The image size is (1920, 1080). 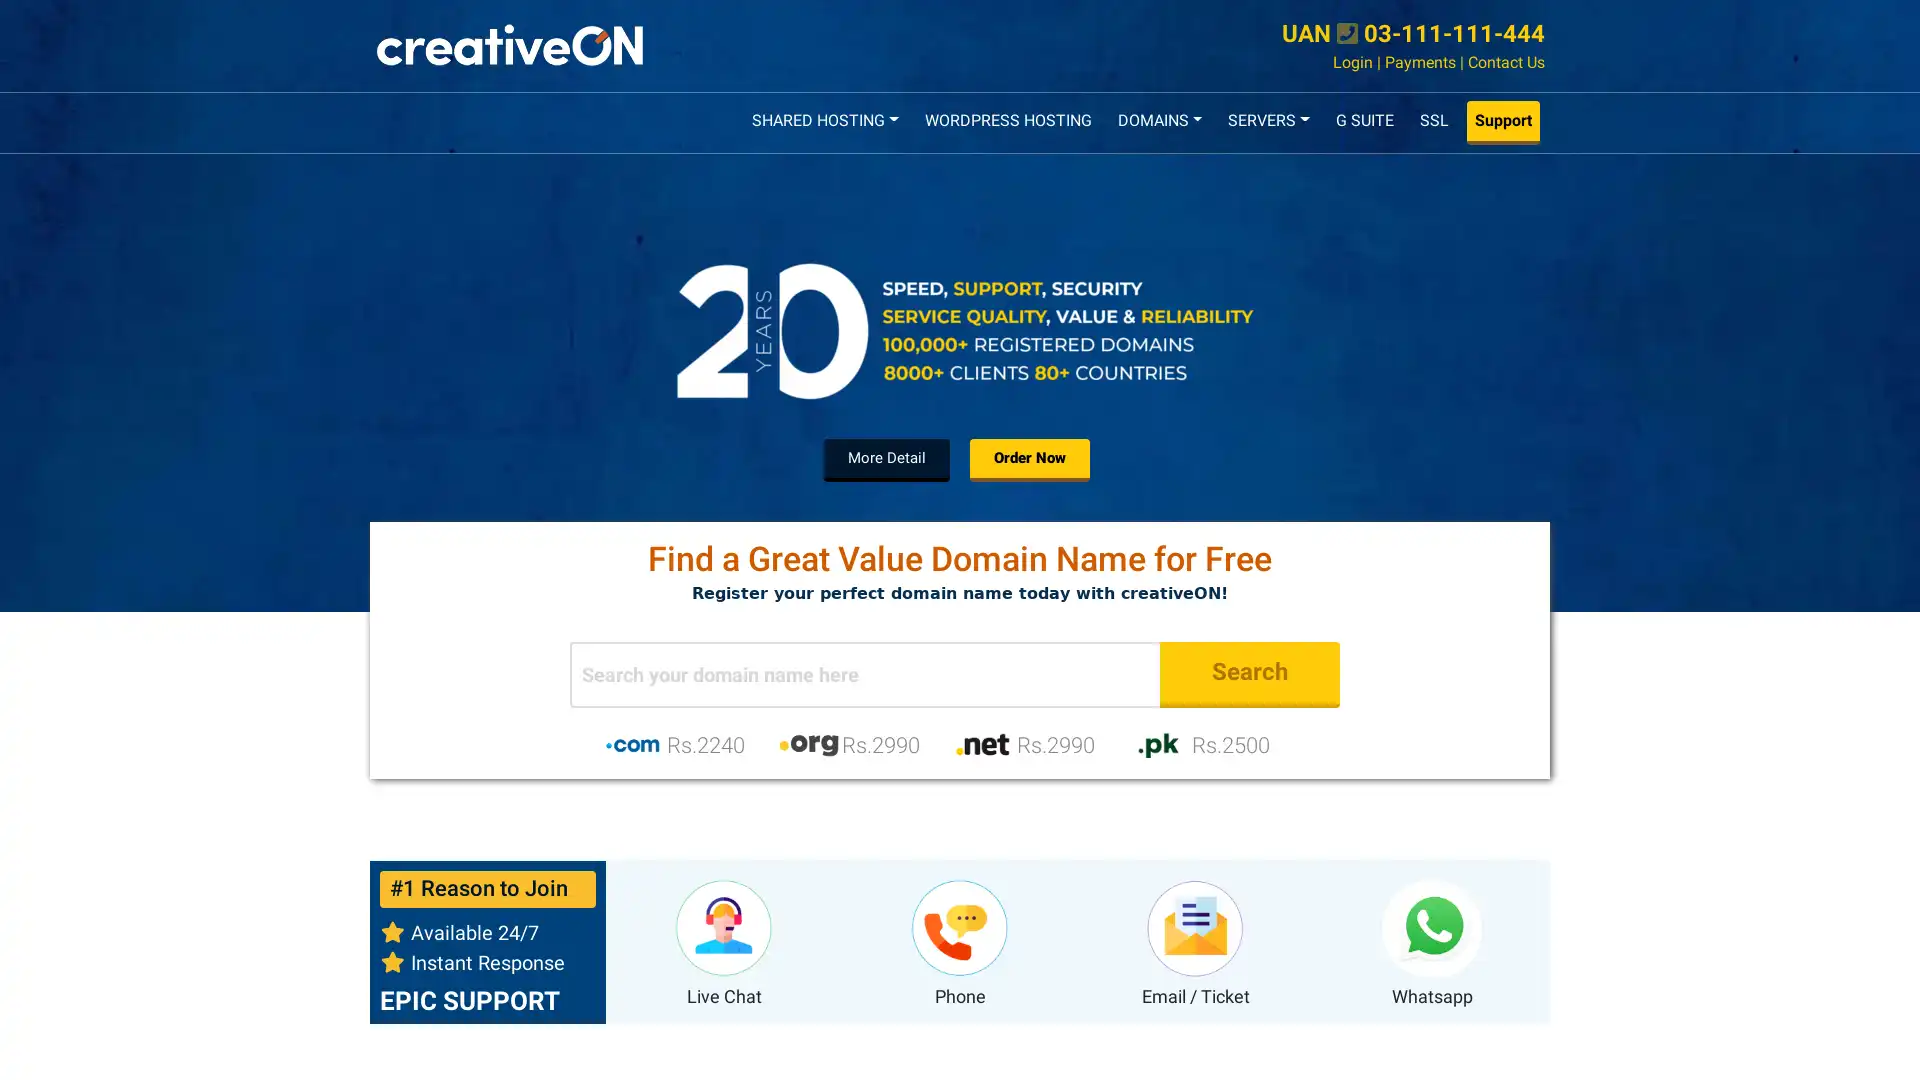 What do you see at coordinates (886, 459) in the screenshot?
I see `More Detail` at bounding box center [886, 459].